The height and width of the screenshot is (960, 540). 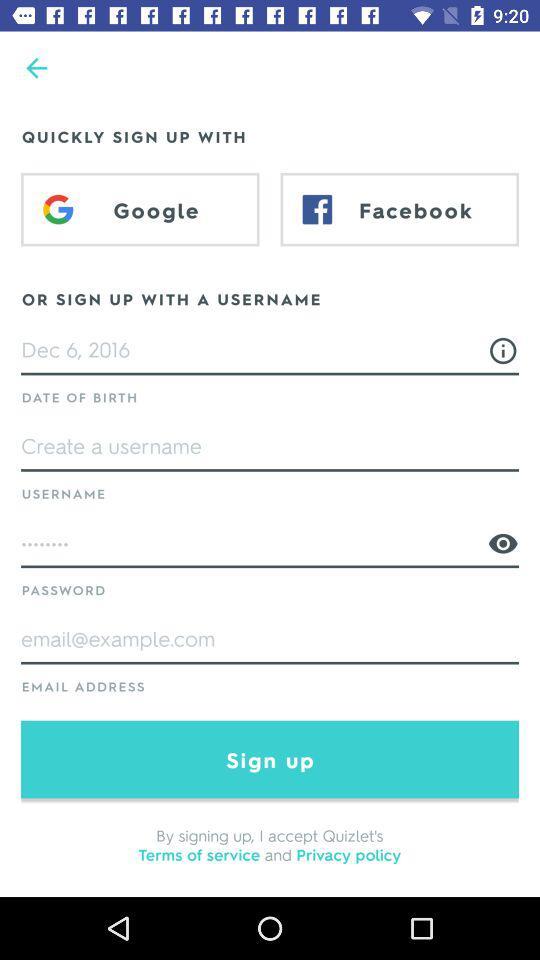 I want to click on google item, so click(x=139, y=209).